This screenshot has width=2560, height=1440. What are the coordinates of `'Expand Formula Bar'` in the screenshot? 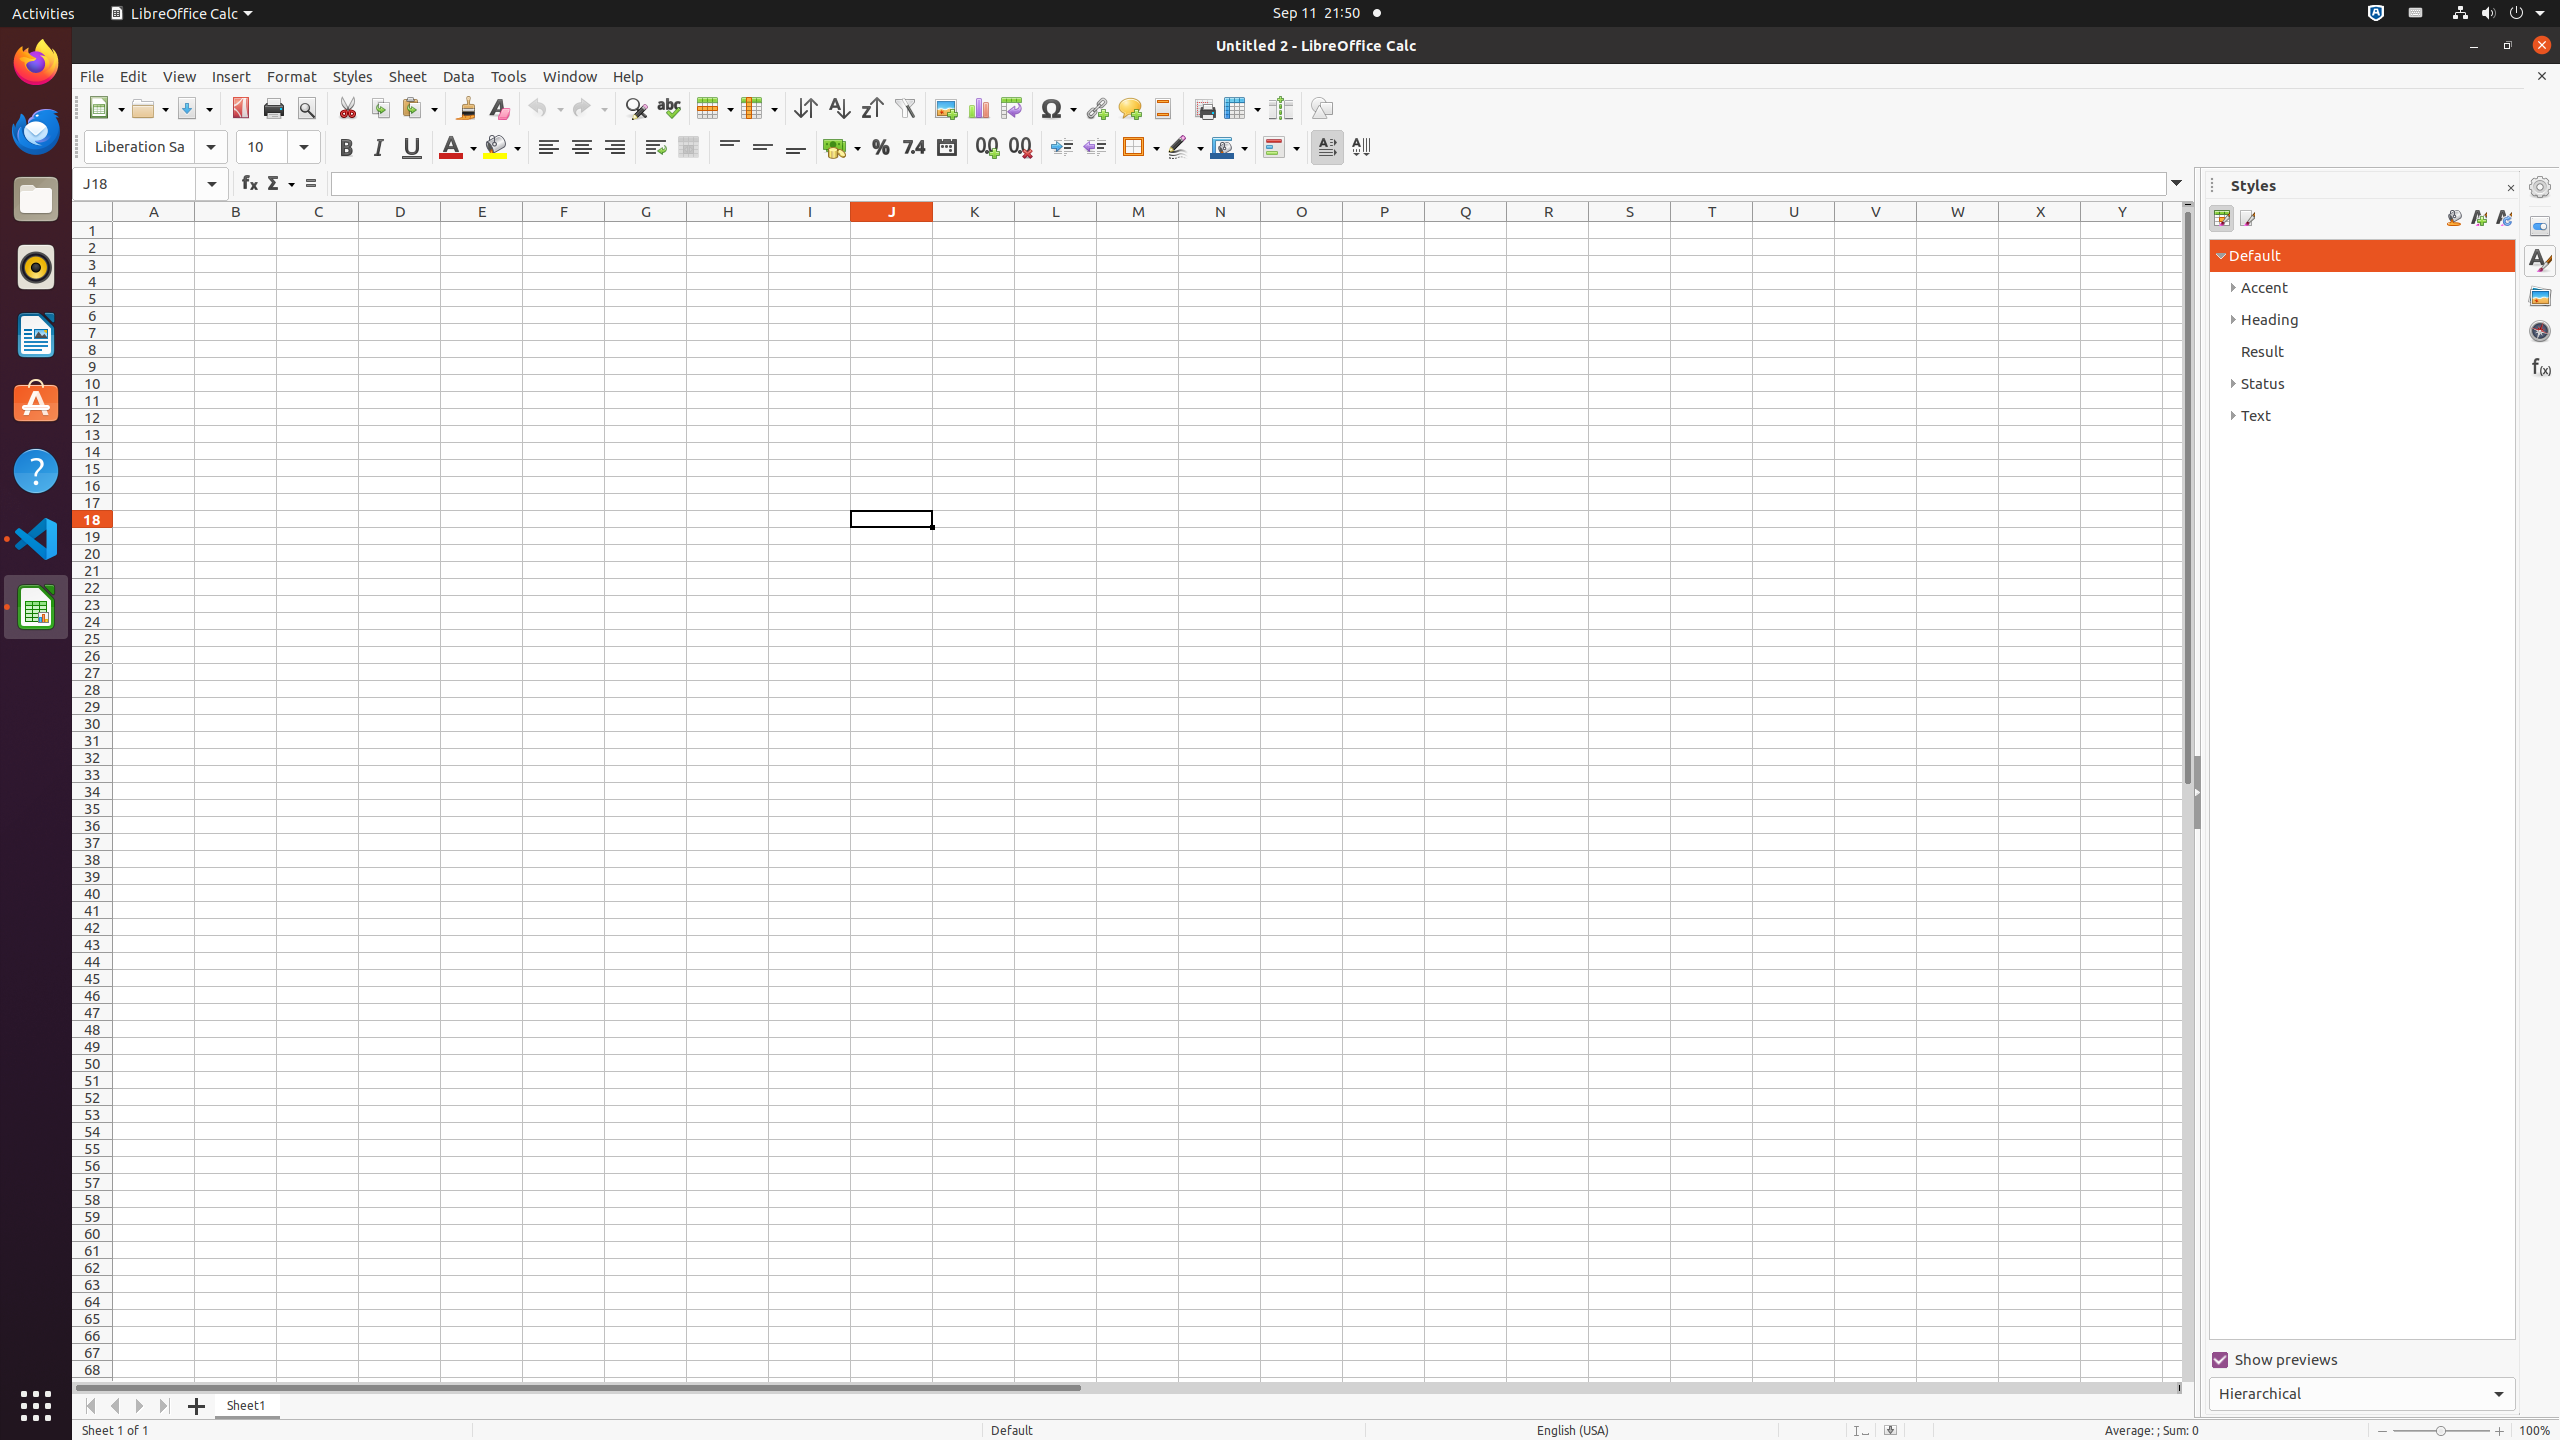 It's located at (2176, 183).